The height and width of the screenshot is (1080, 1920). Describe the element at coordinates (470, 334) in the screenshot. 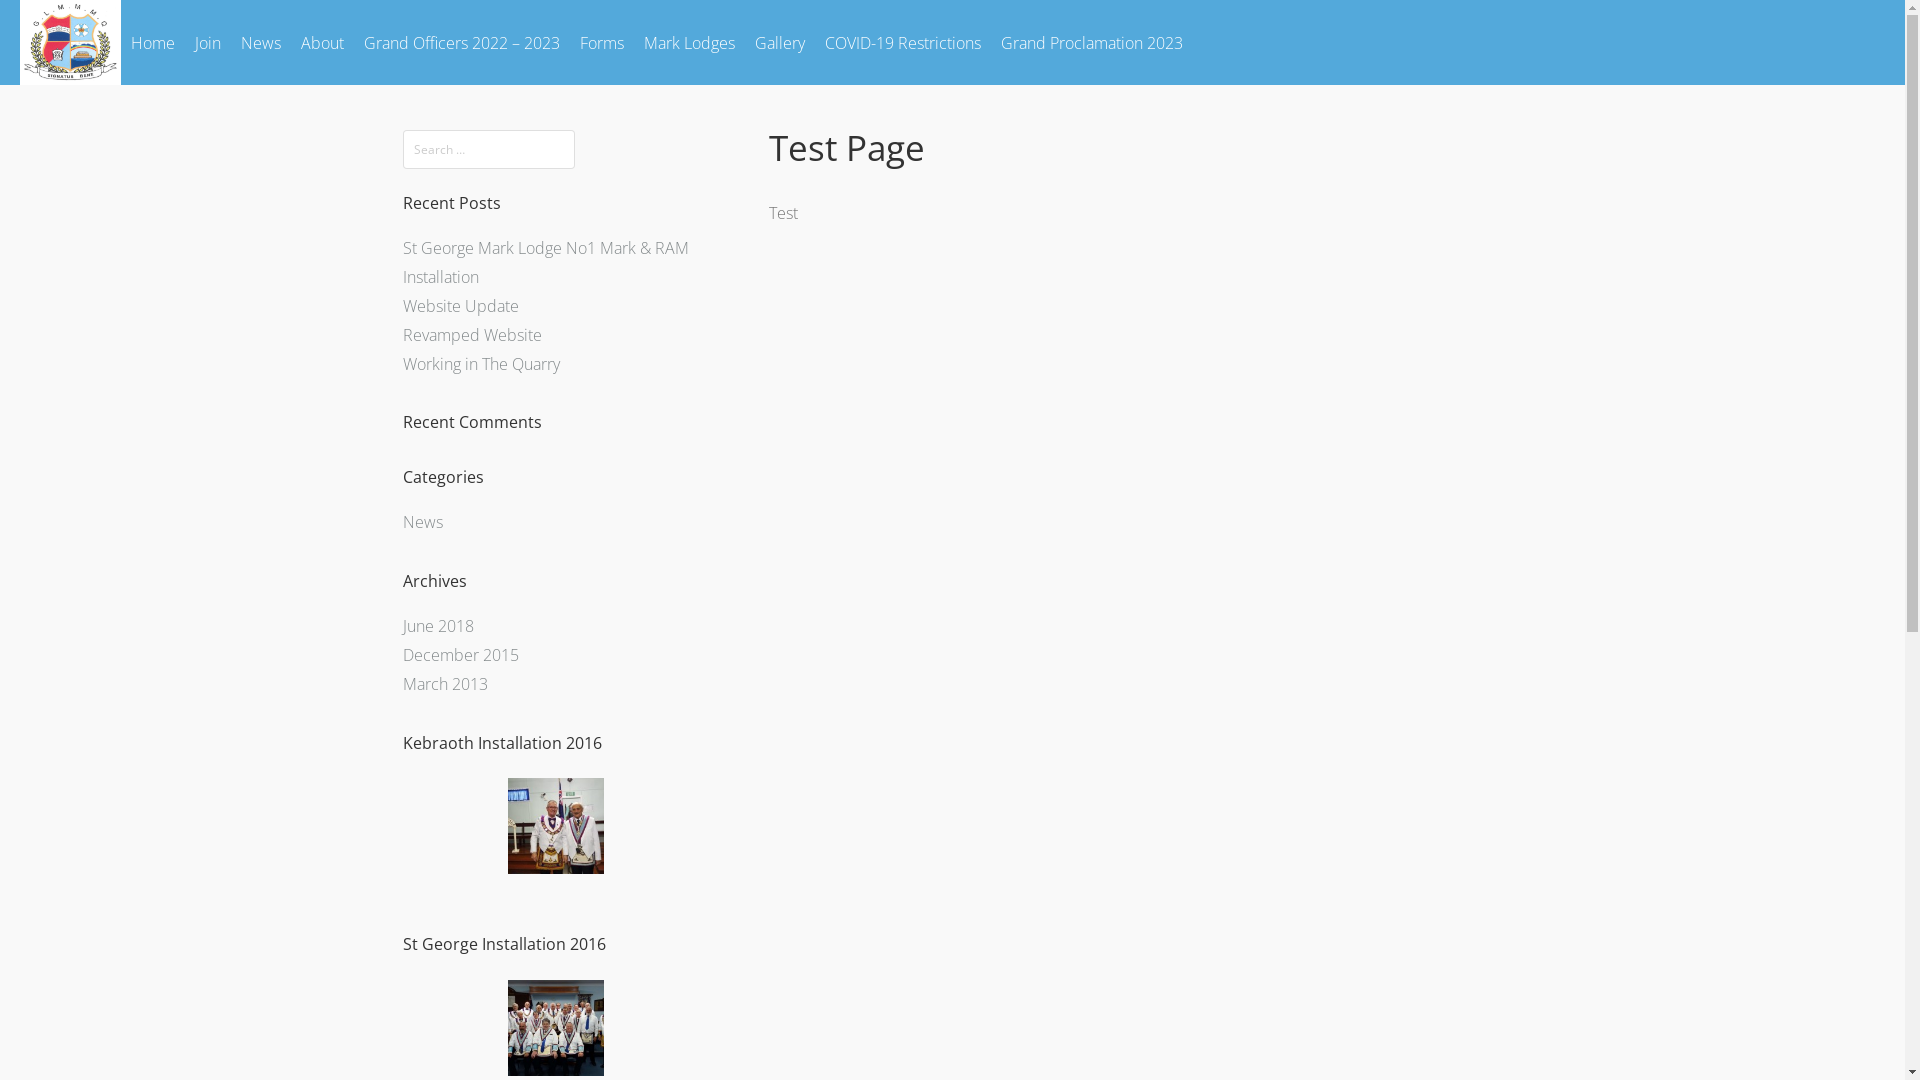

I see `'Revamped Website'` at that location.